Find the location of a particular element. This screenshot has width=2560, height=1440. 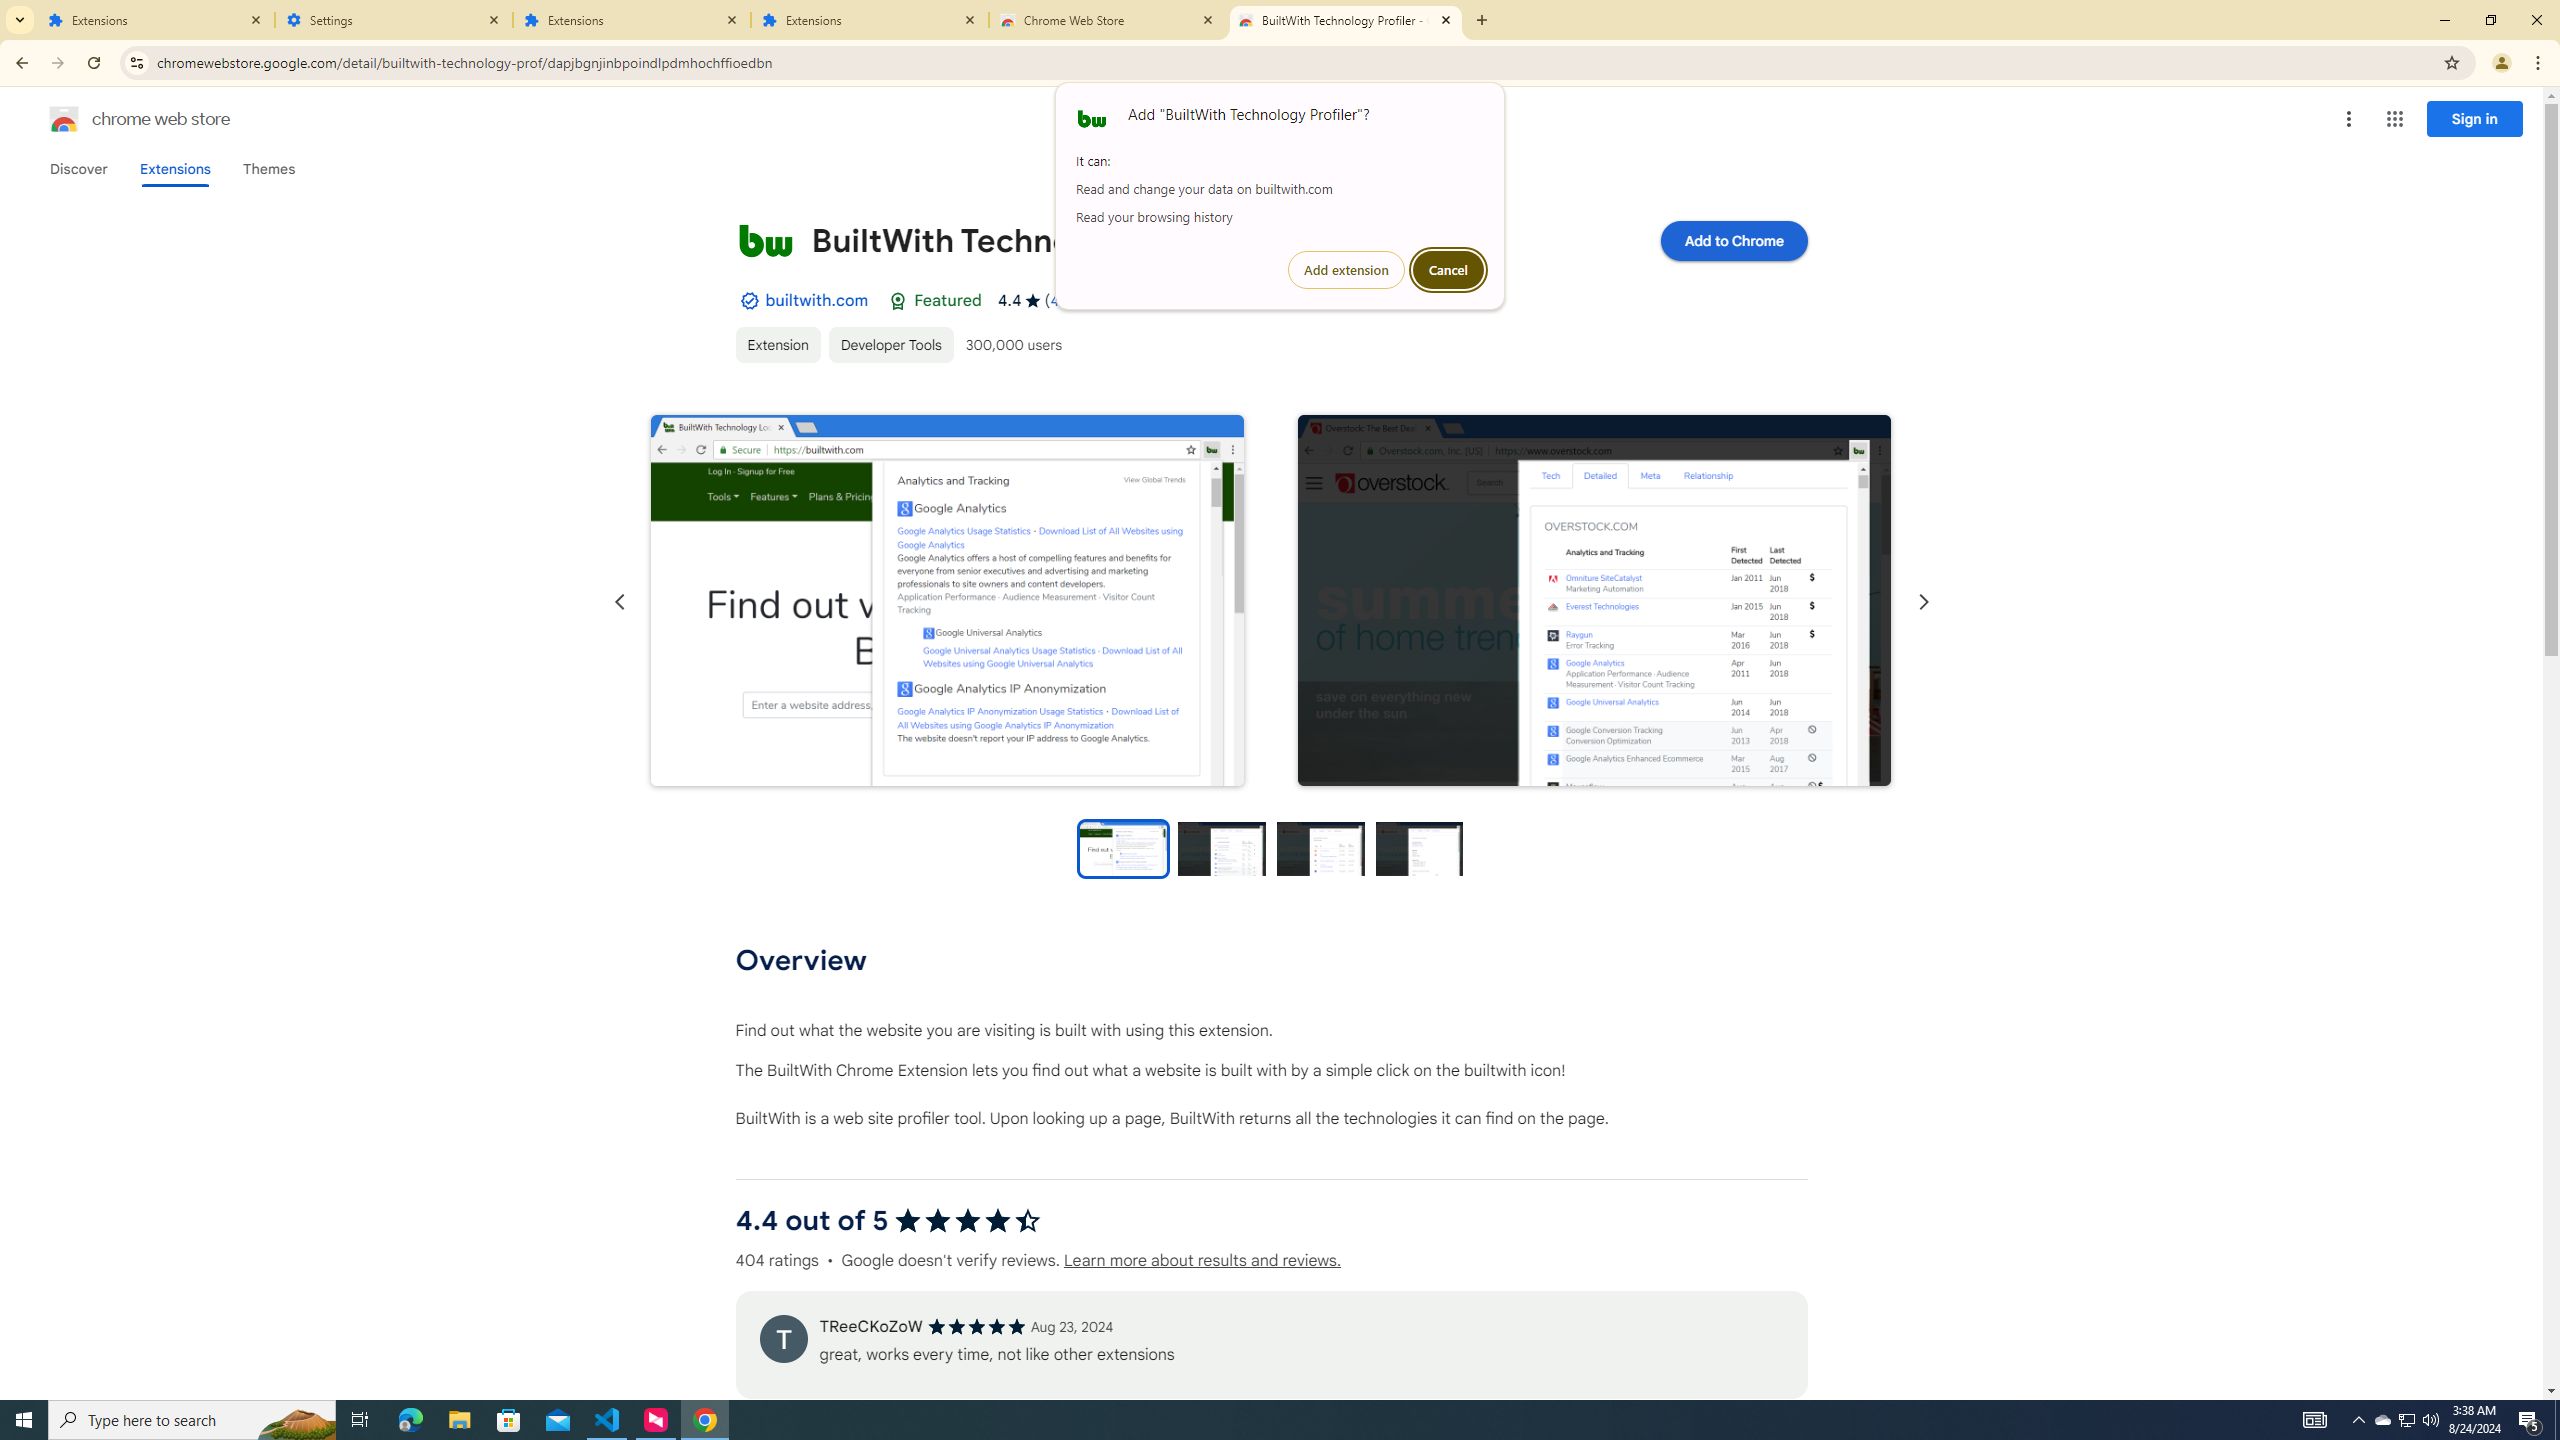

'Show desktop' is located at coordinates (2556, 1418).